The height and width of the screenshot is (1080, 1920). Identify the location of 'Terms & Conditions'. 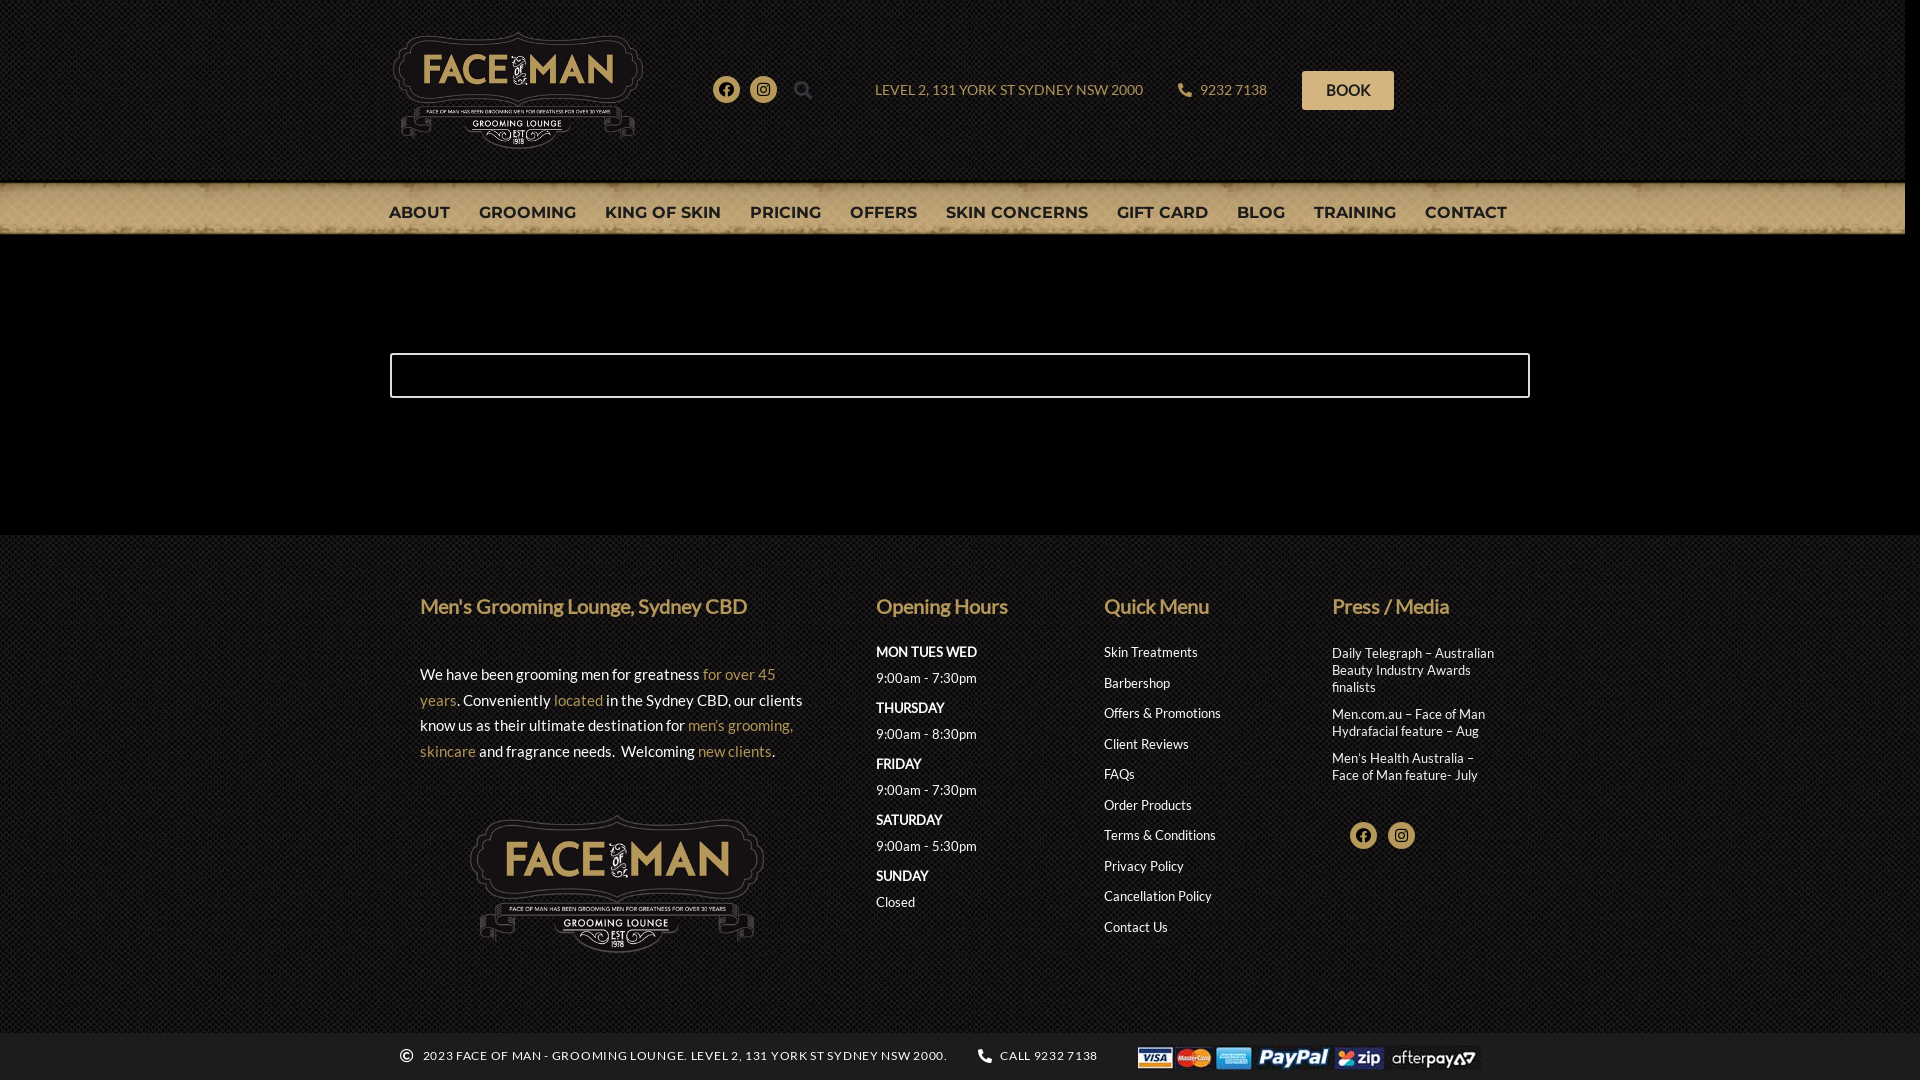
(1187, 836).